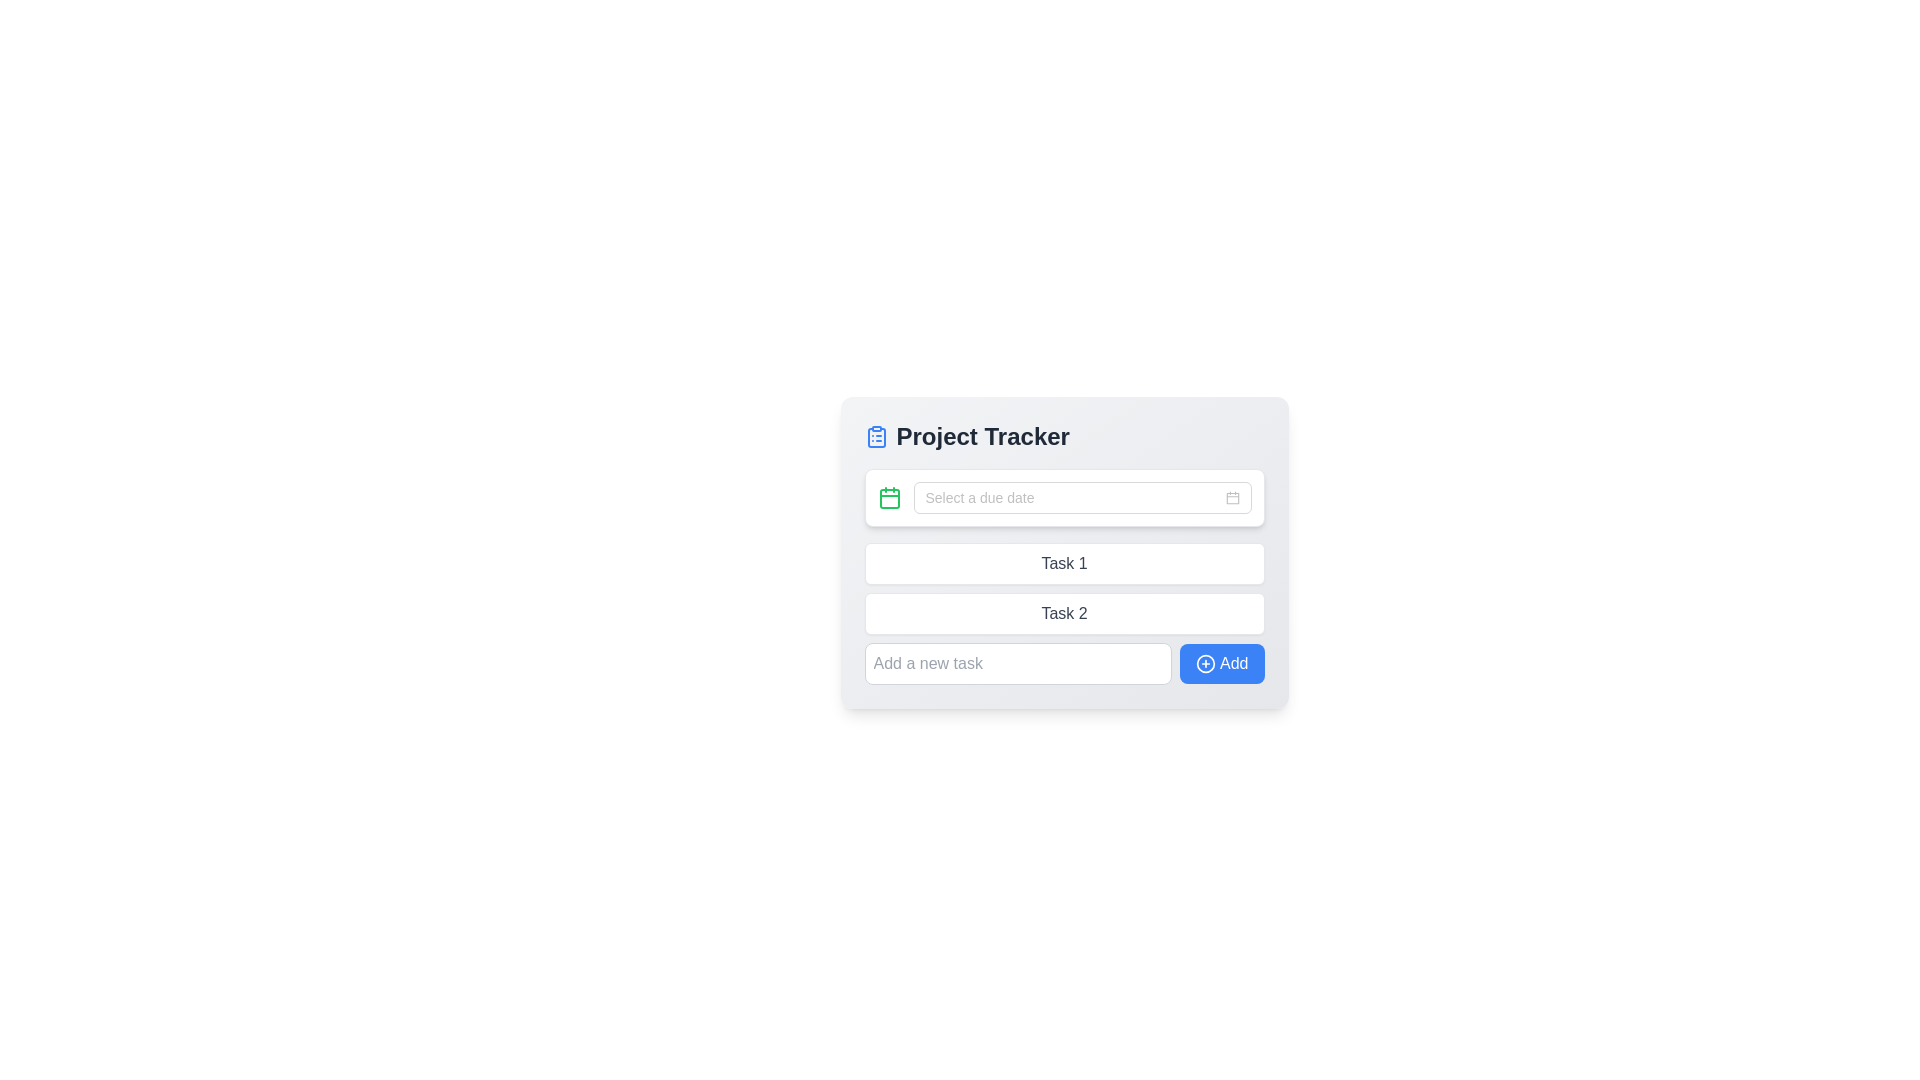 This screenshot has width=1920, height=1080. What do you see at coordinates (1063, 612) in the screenshot?
I see `the task list input field and action button located within the Project Tracker component` at bounding box center [1063, 612].